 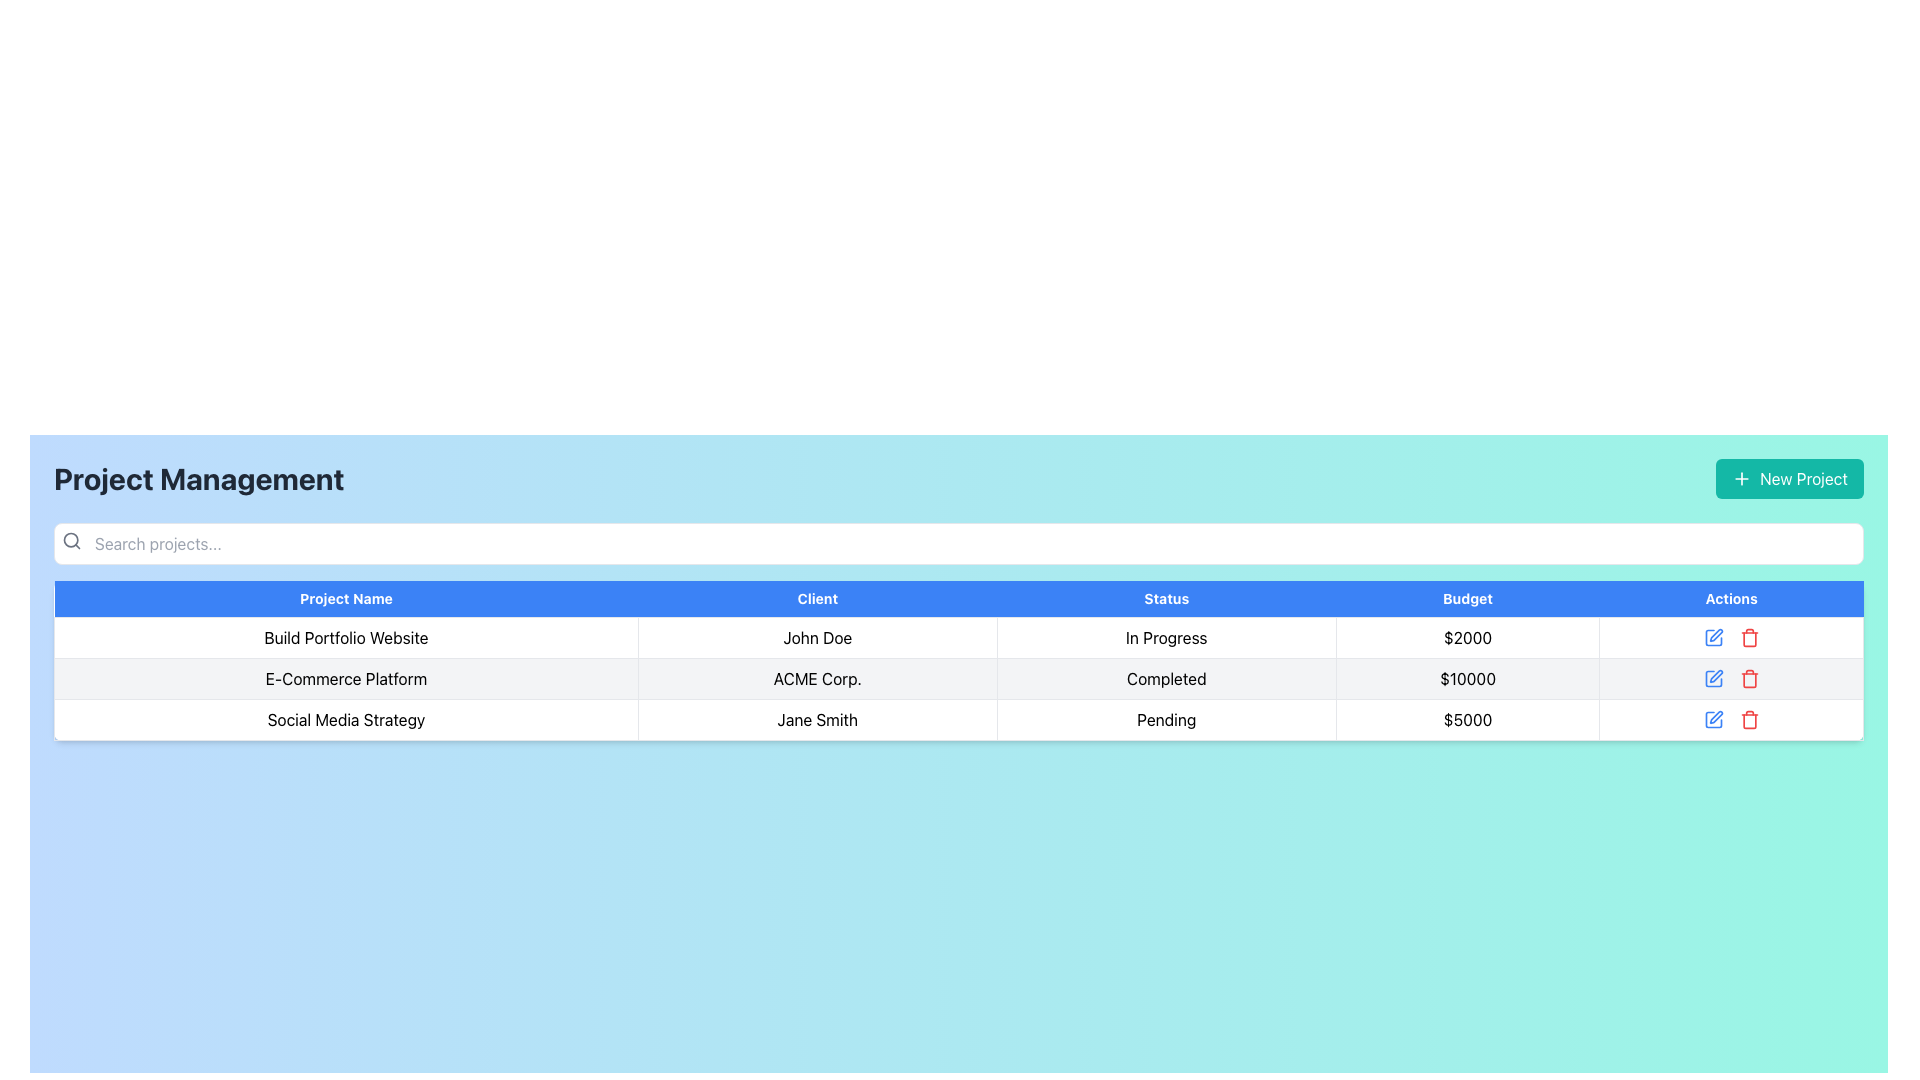 I want to click on the 'Budget' text label, which is a rectangular element with a blue background and white text, located in the fourth column of the header row in a 'Project Management' interface, so click(x=1468, y=598).